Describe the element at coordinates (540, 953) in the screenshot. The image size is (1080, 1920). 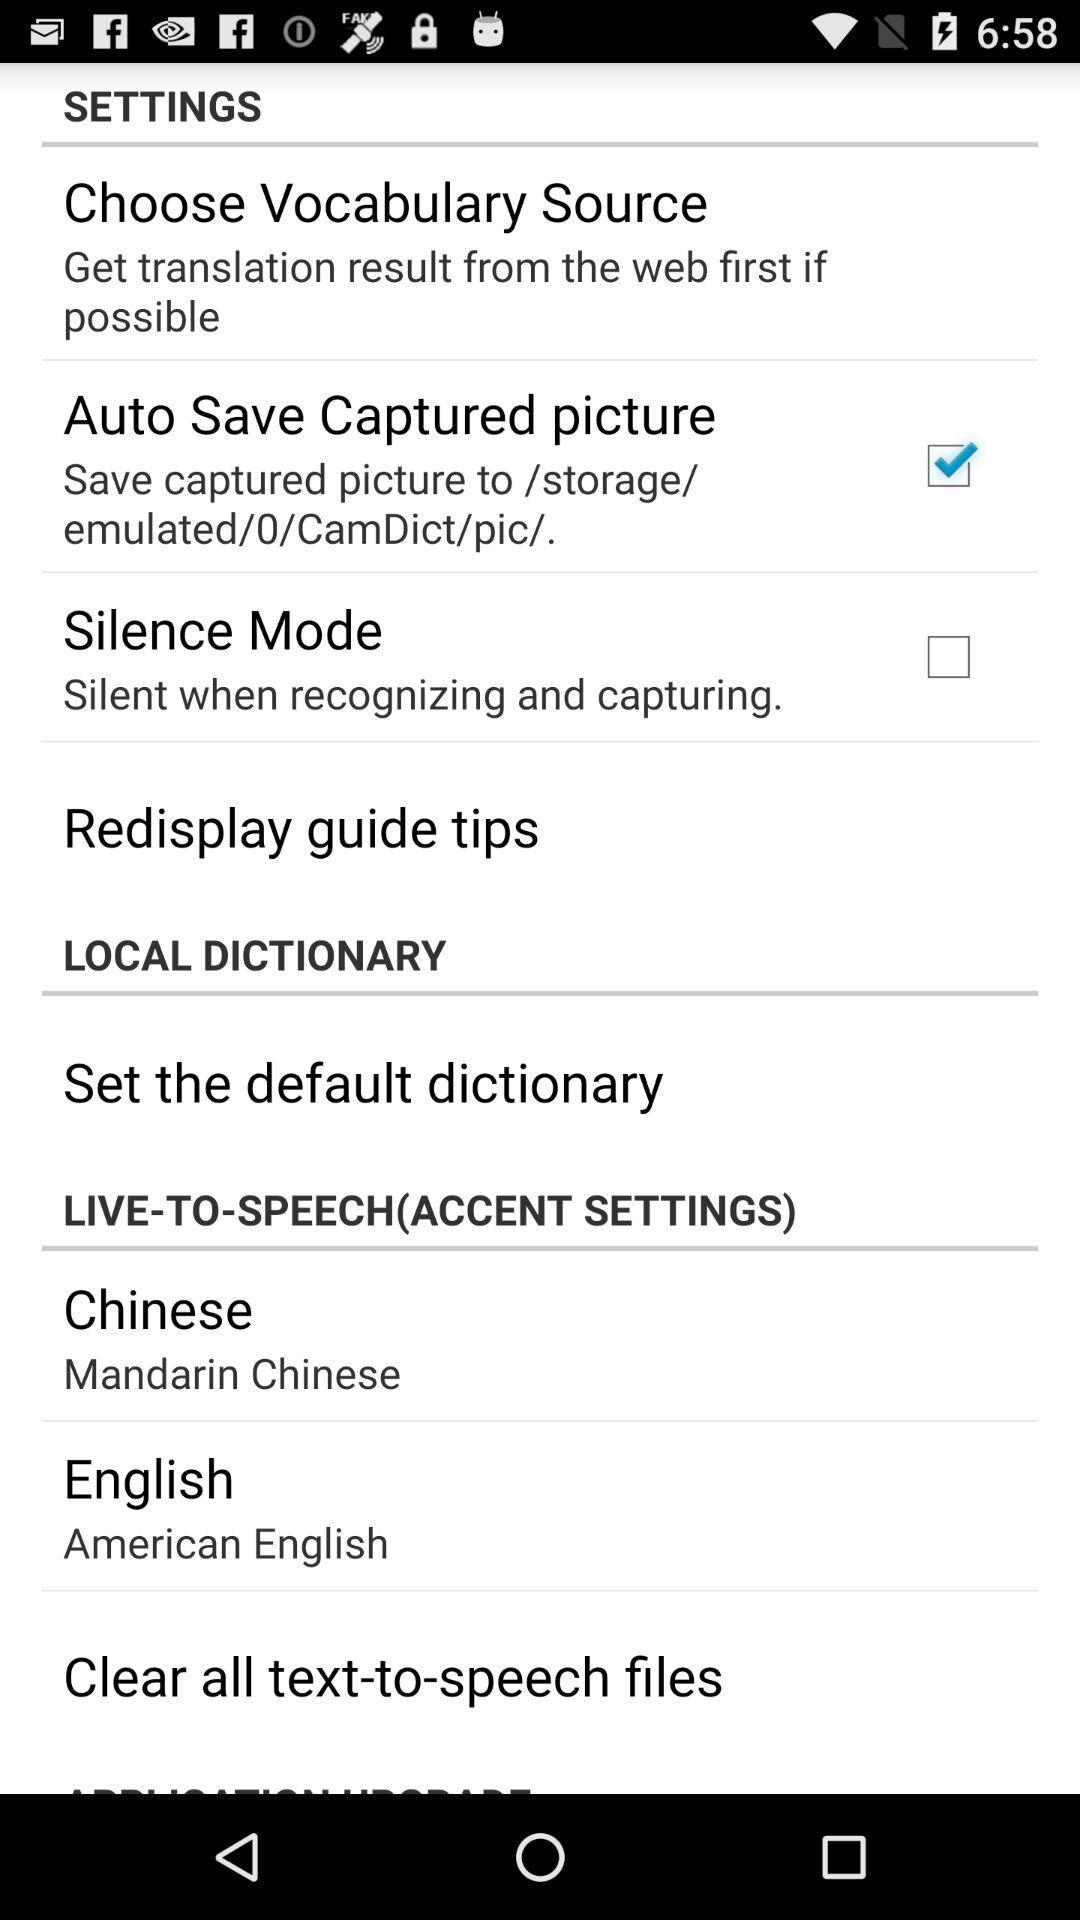
I see `the app above the set the default app` at that location.